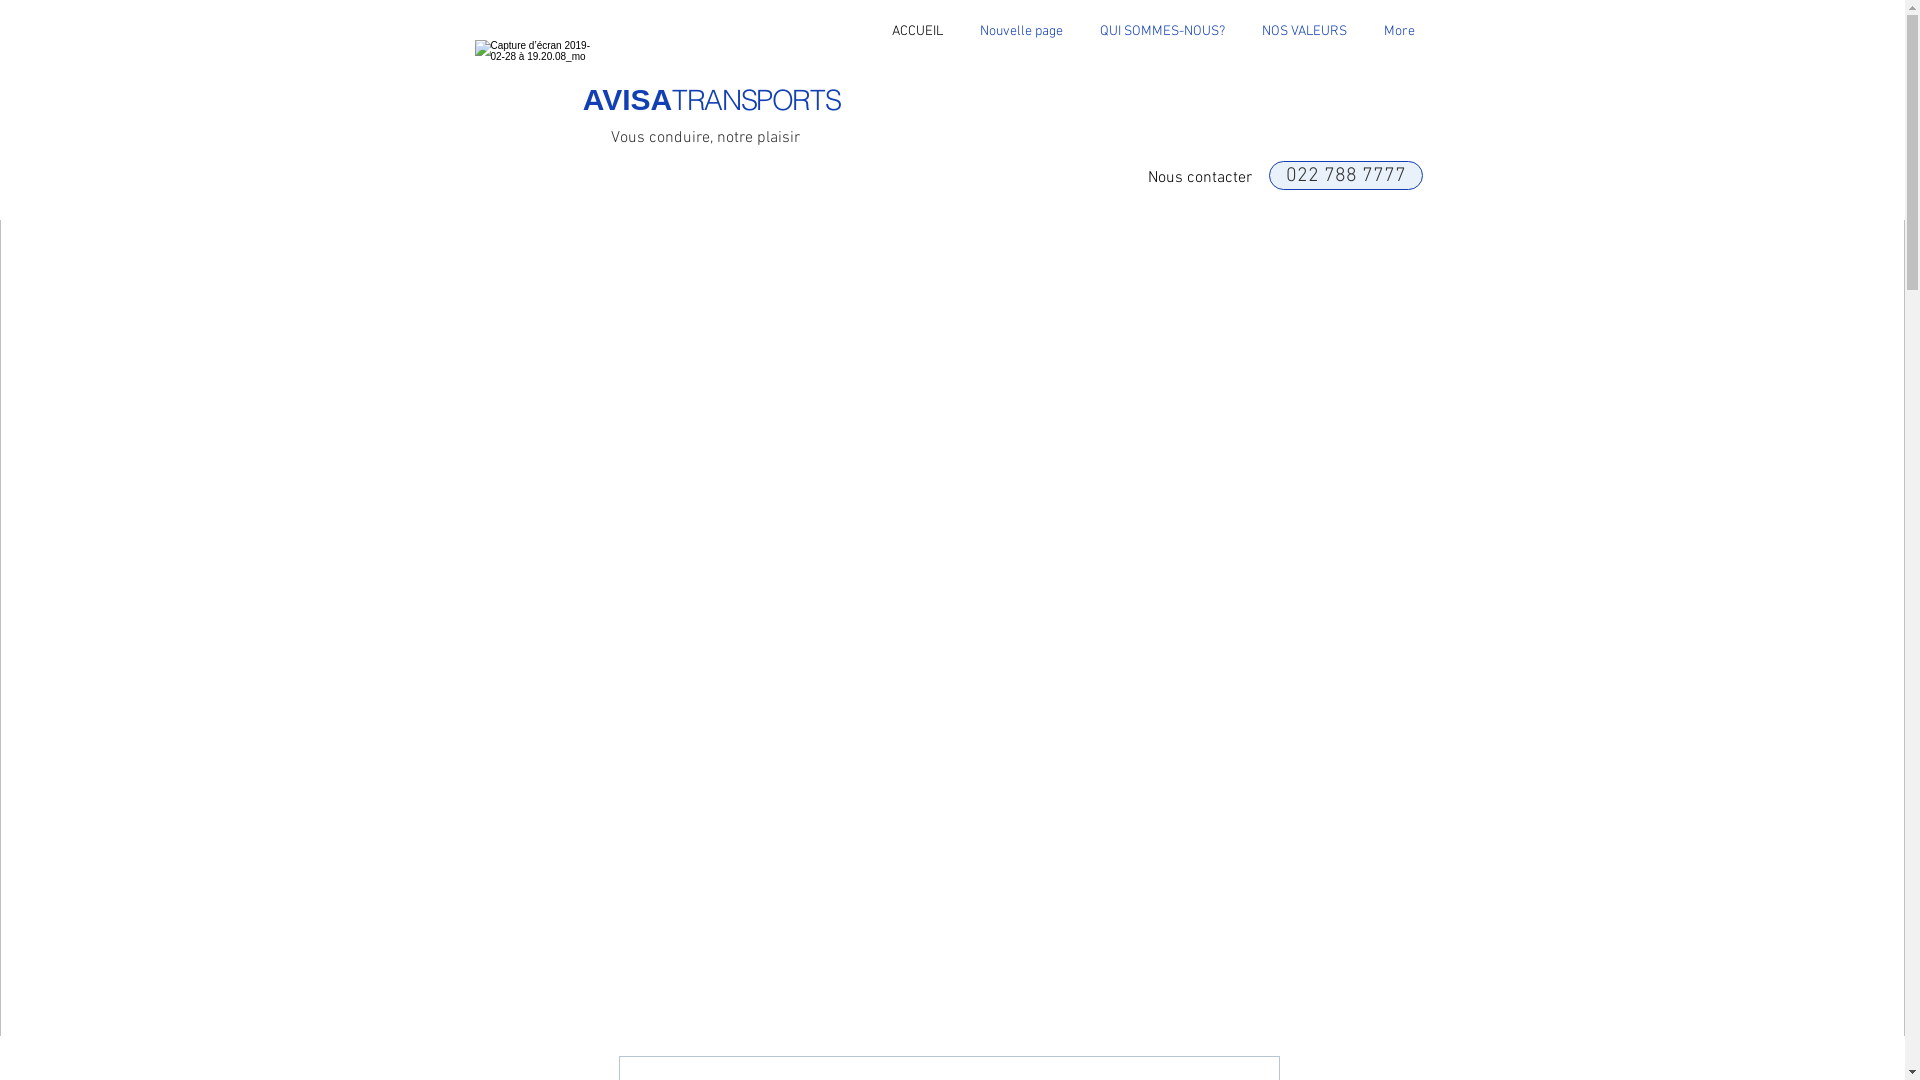  Describe the element at coordinates (1022, 31) in the screenshot. I see `'Nouvelle page'` at that location.